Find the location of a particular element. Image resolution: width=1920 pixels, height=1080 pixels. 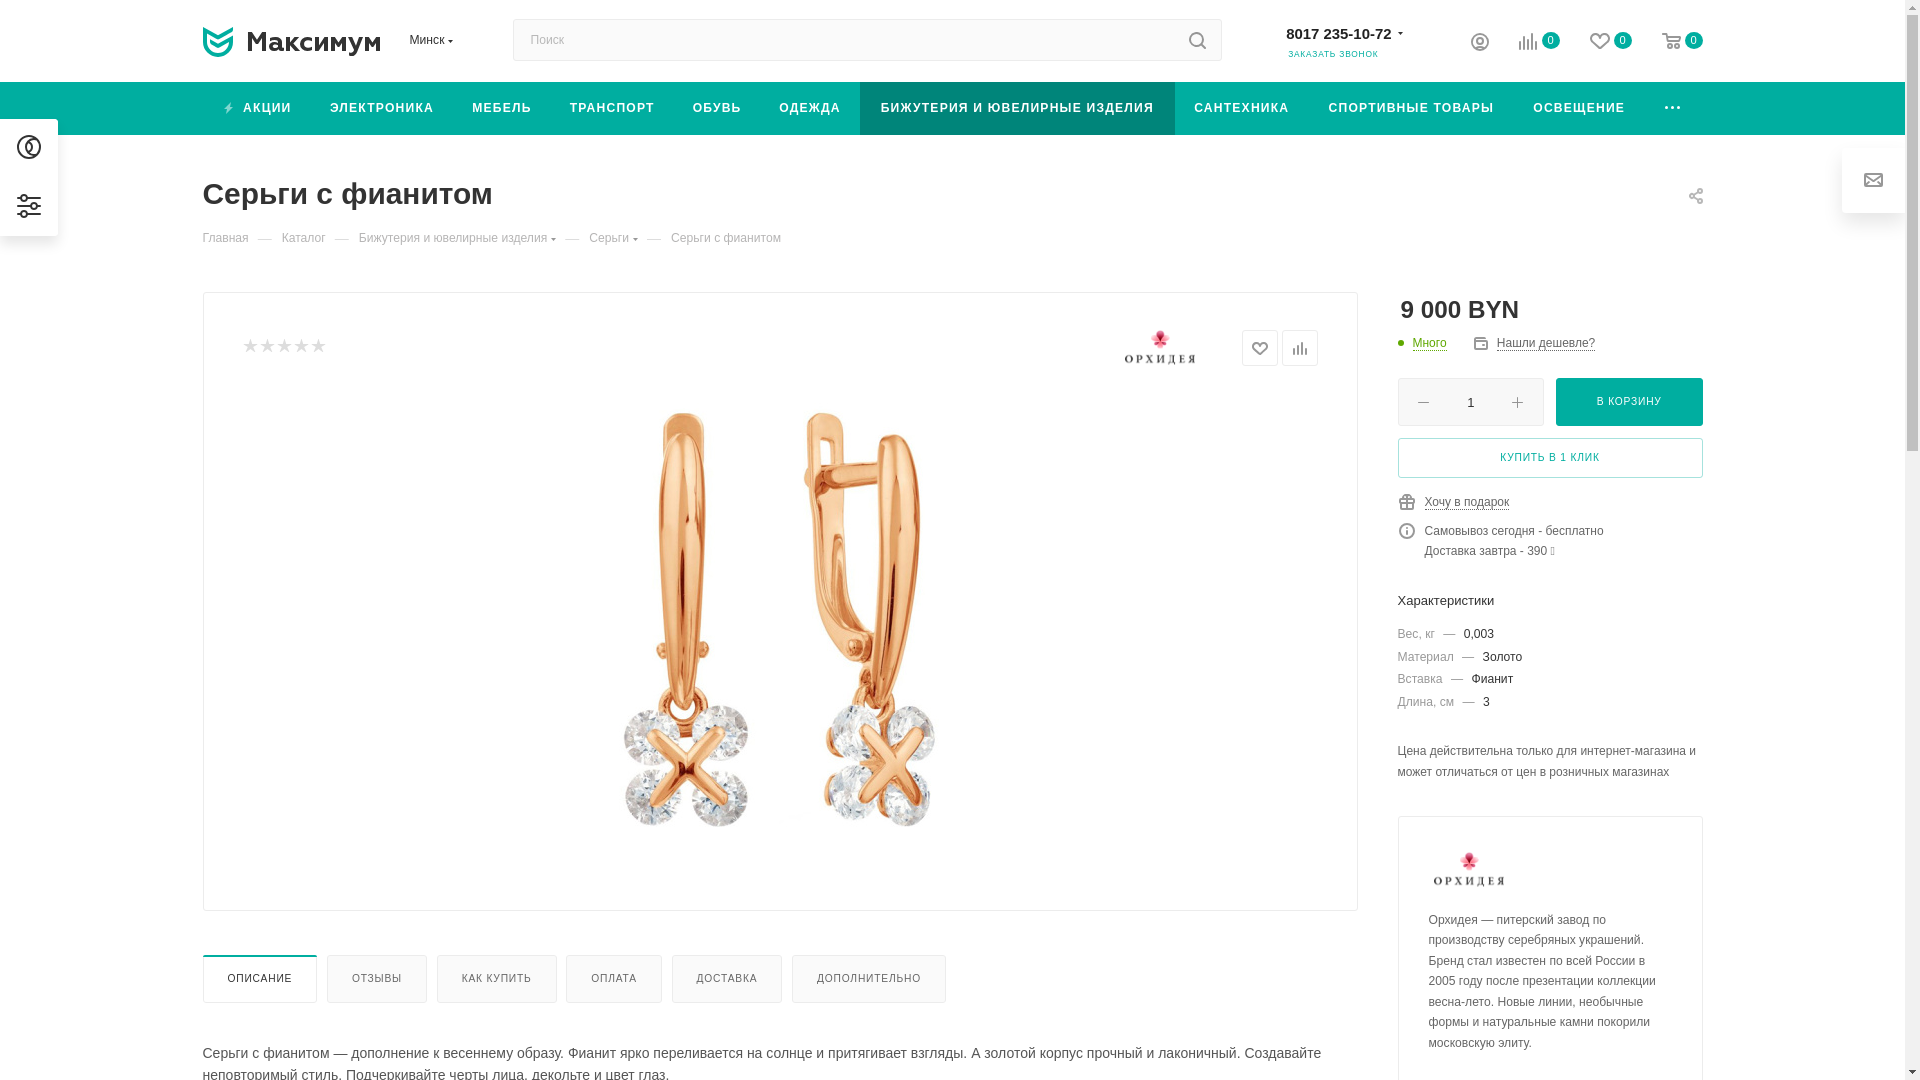

'8017 235-10-72' is located at coordinates (1338, 32).